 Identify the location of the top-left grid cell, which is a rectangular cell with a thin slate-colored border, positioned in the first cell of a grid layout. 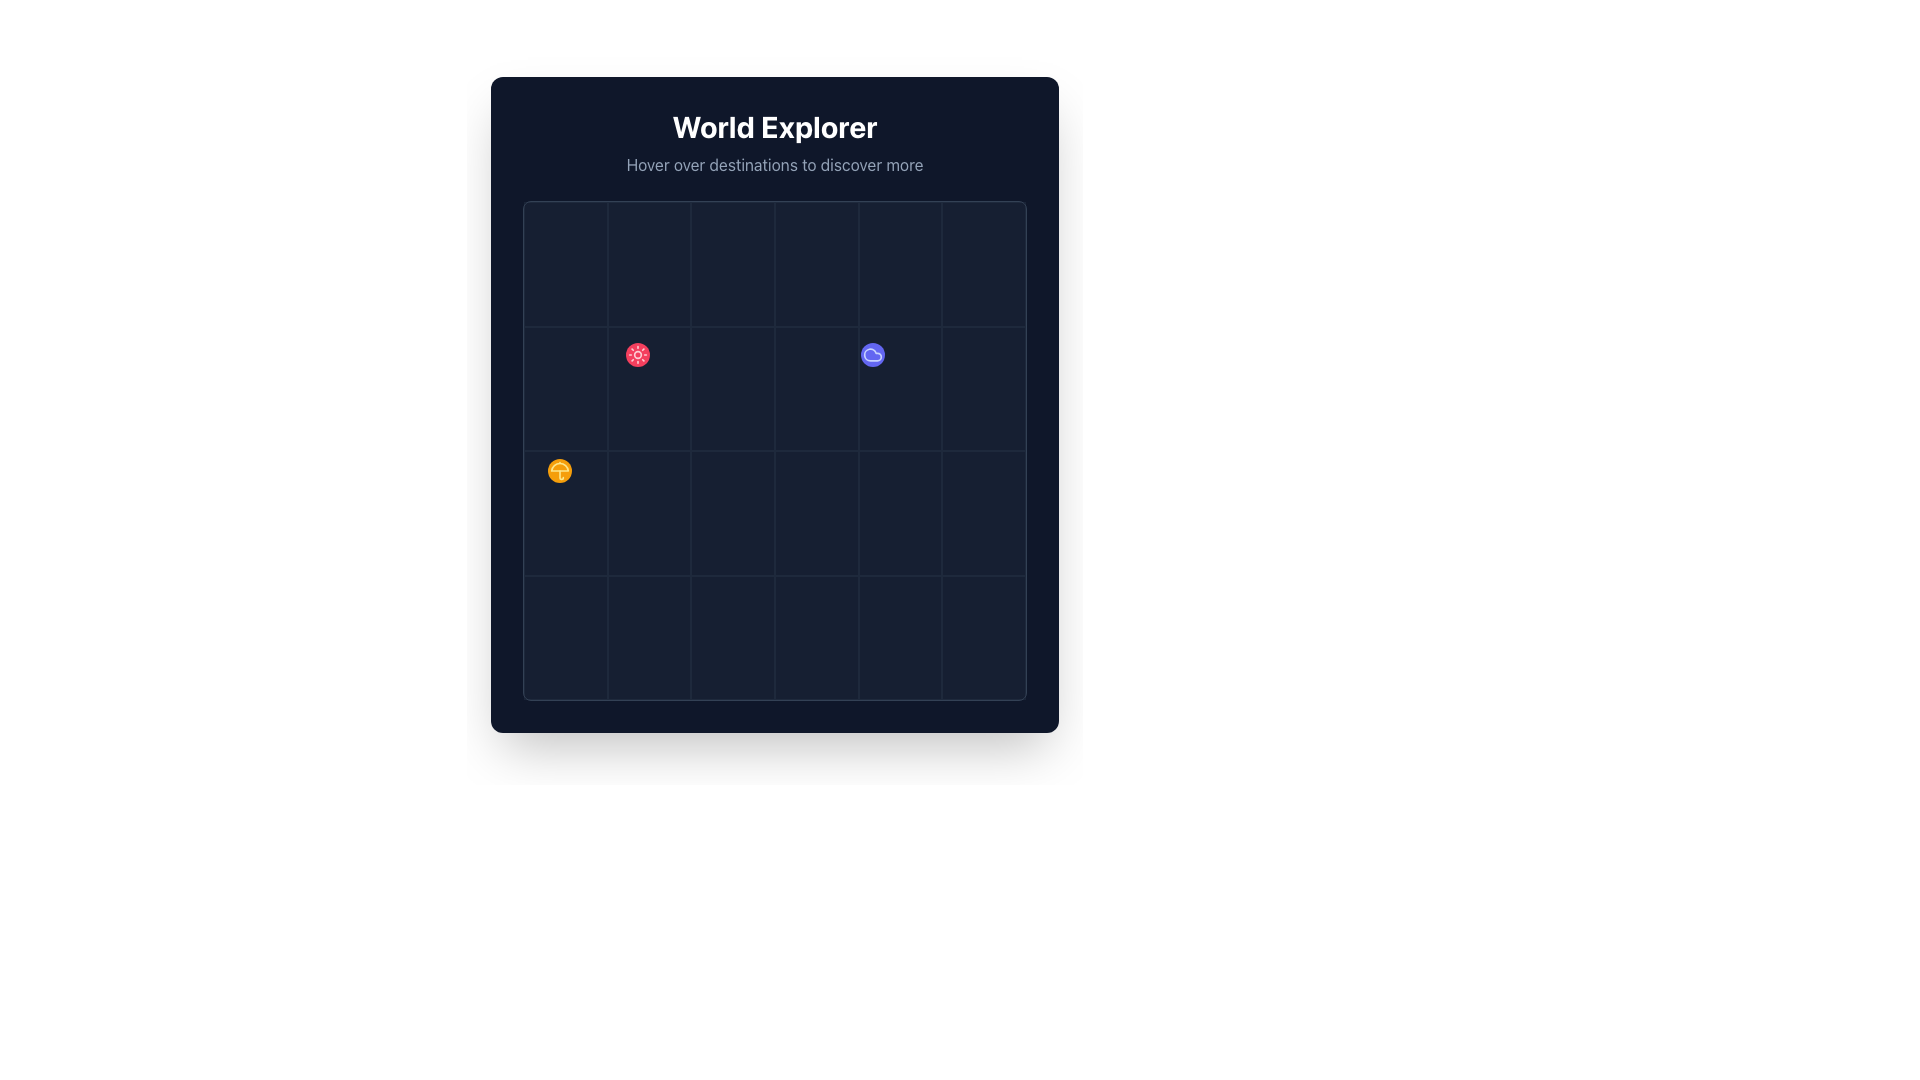
(564, 263).